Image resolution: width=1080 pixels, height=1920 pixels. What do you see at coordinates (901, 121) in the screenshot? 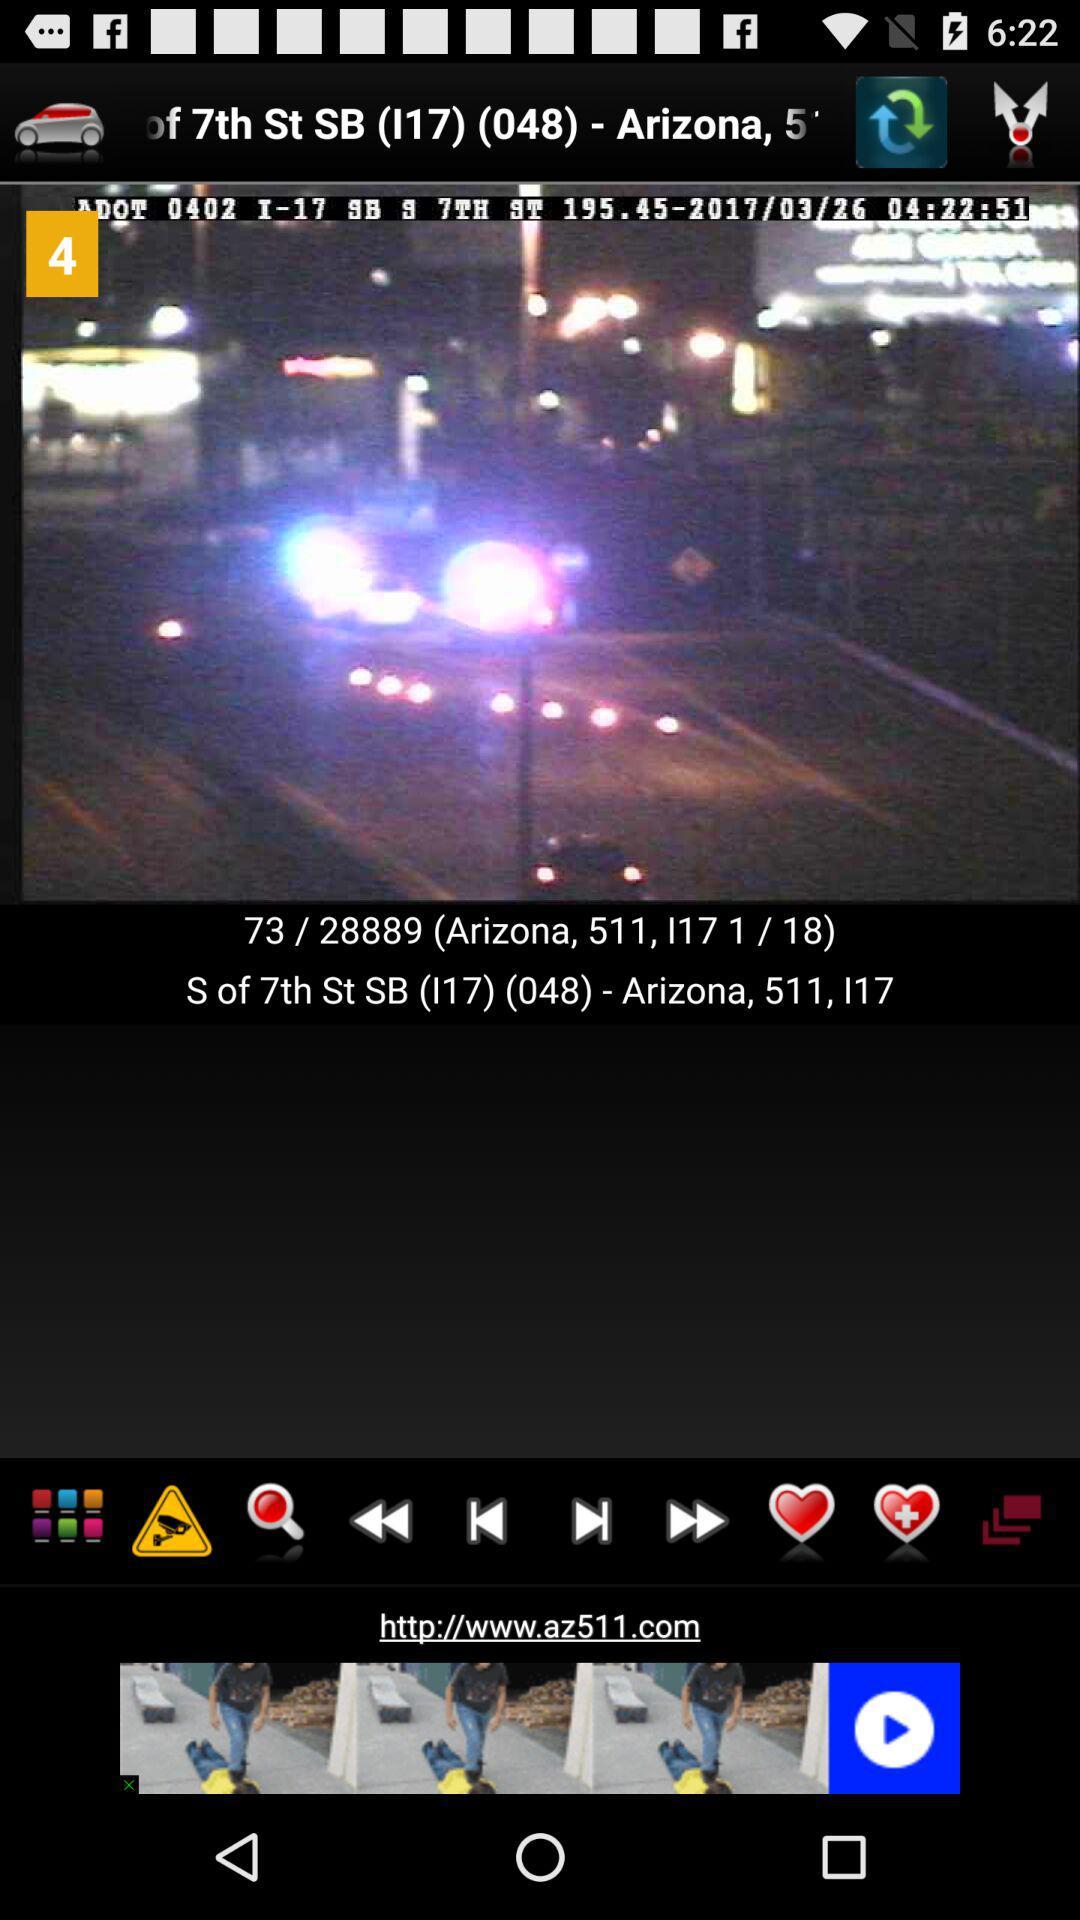
I see `refresh` at bounding box center [901, 121].